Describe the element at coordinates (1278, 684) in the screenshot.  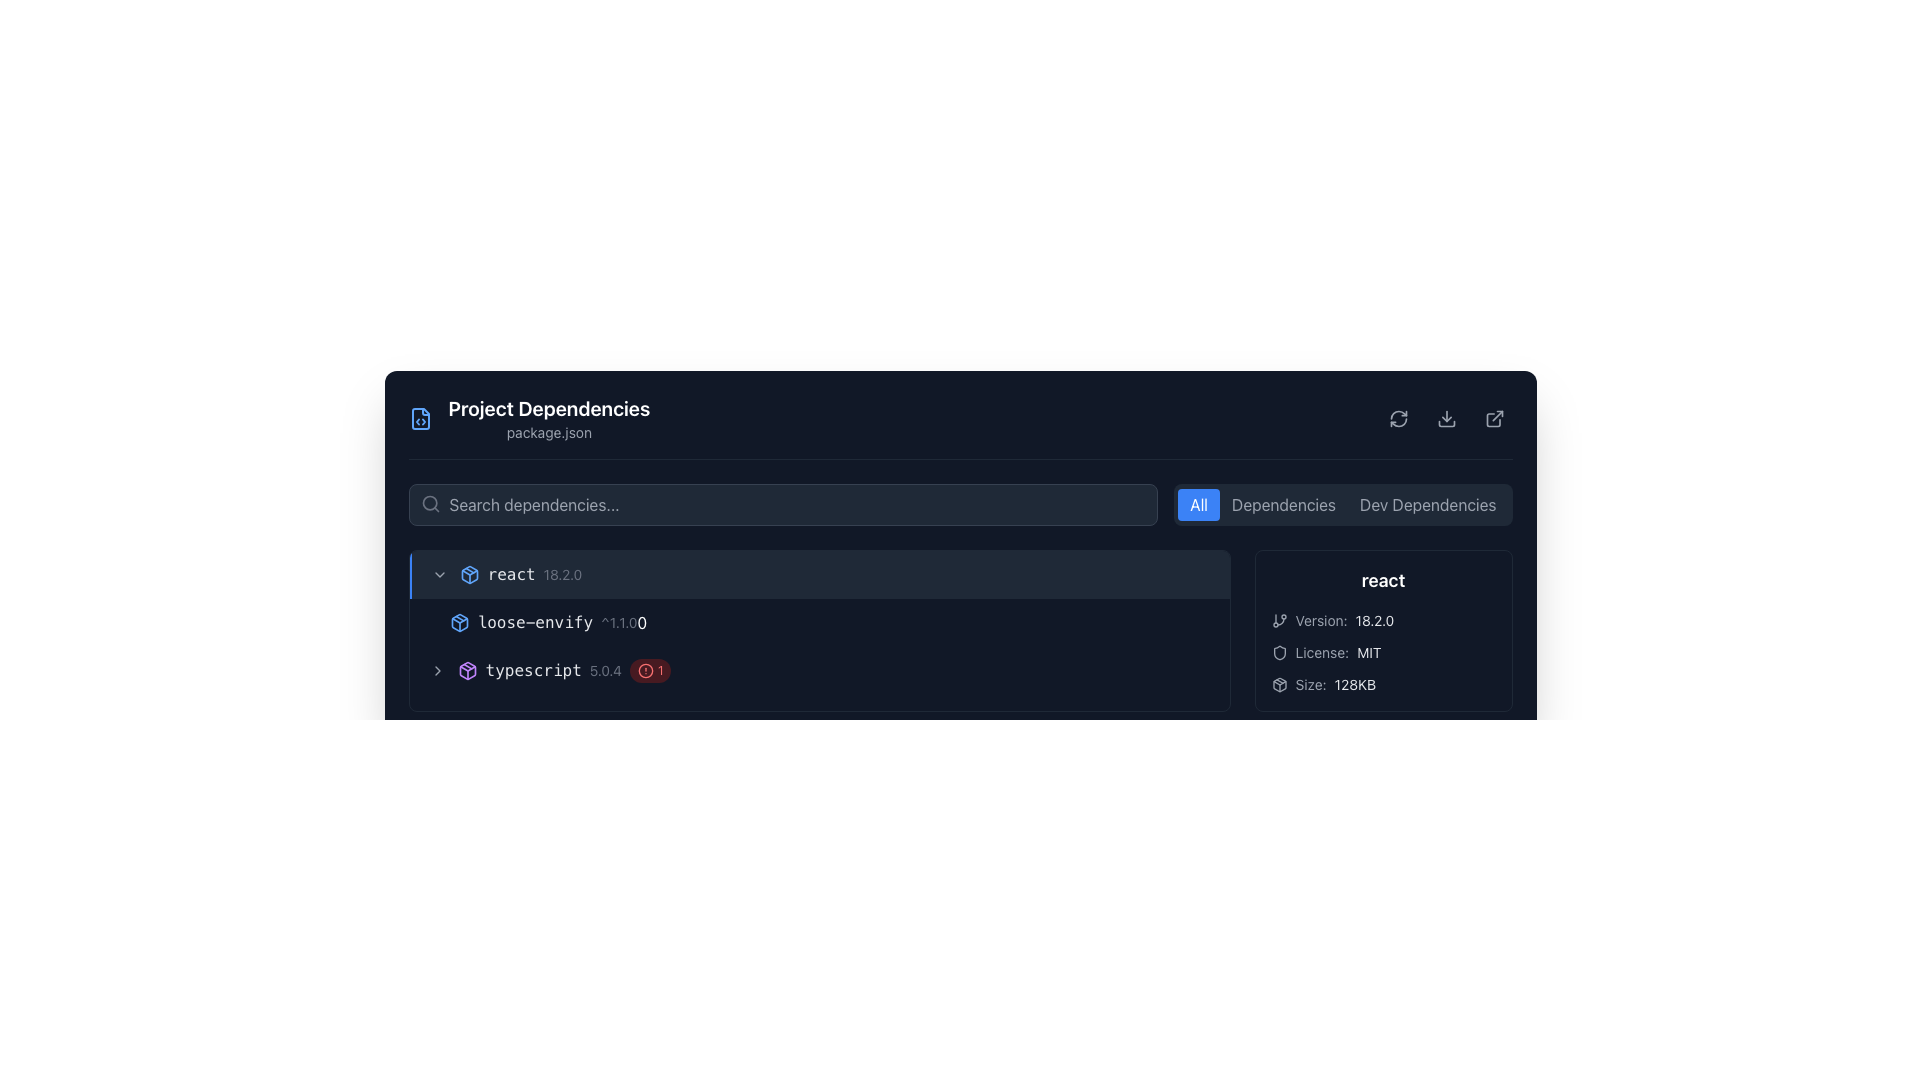
I see `the visual representation of the icon indicating the size of a file, which is located at the beginning of the information block displaying 'Size: 128KB'` at that location.